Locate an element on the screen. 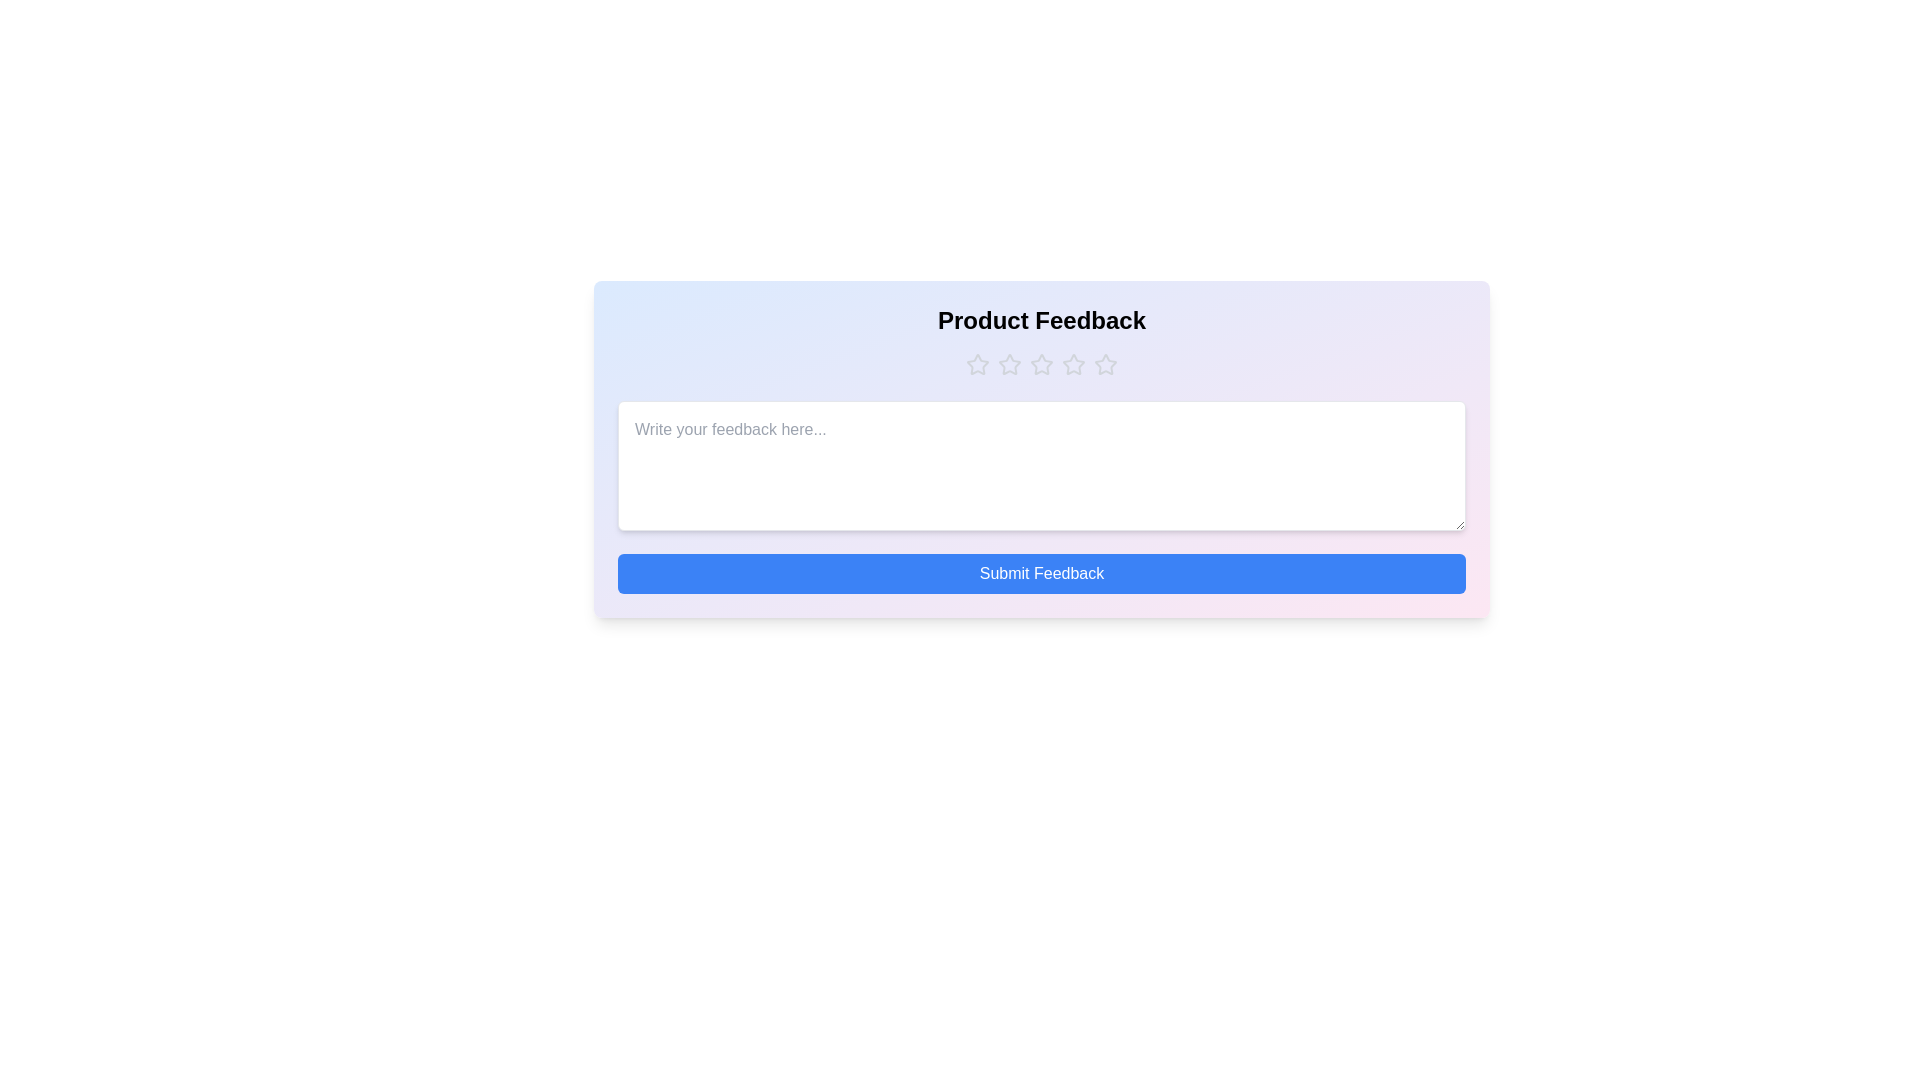  'Submit Feedback' button to submit the feedback is located at coordinates (1040, 574).